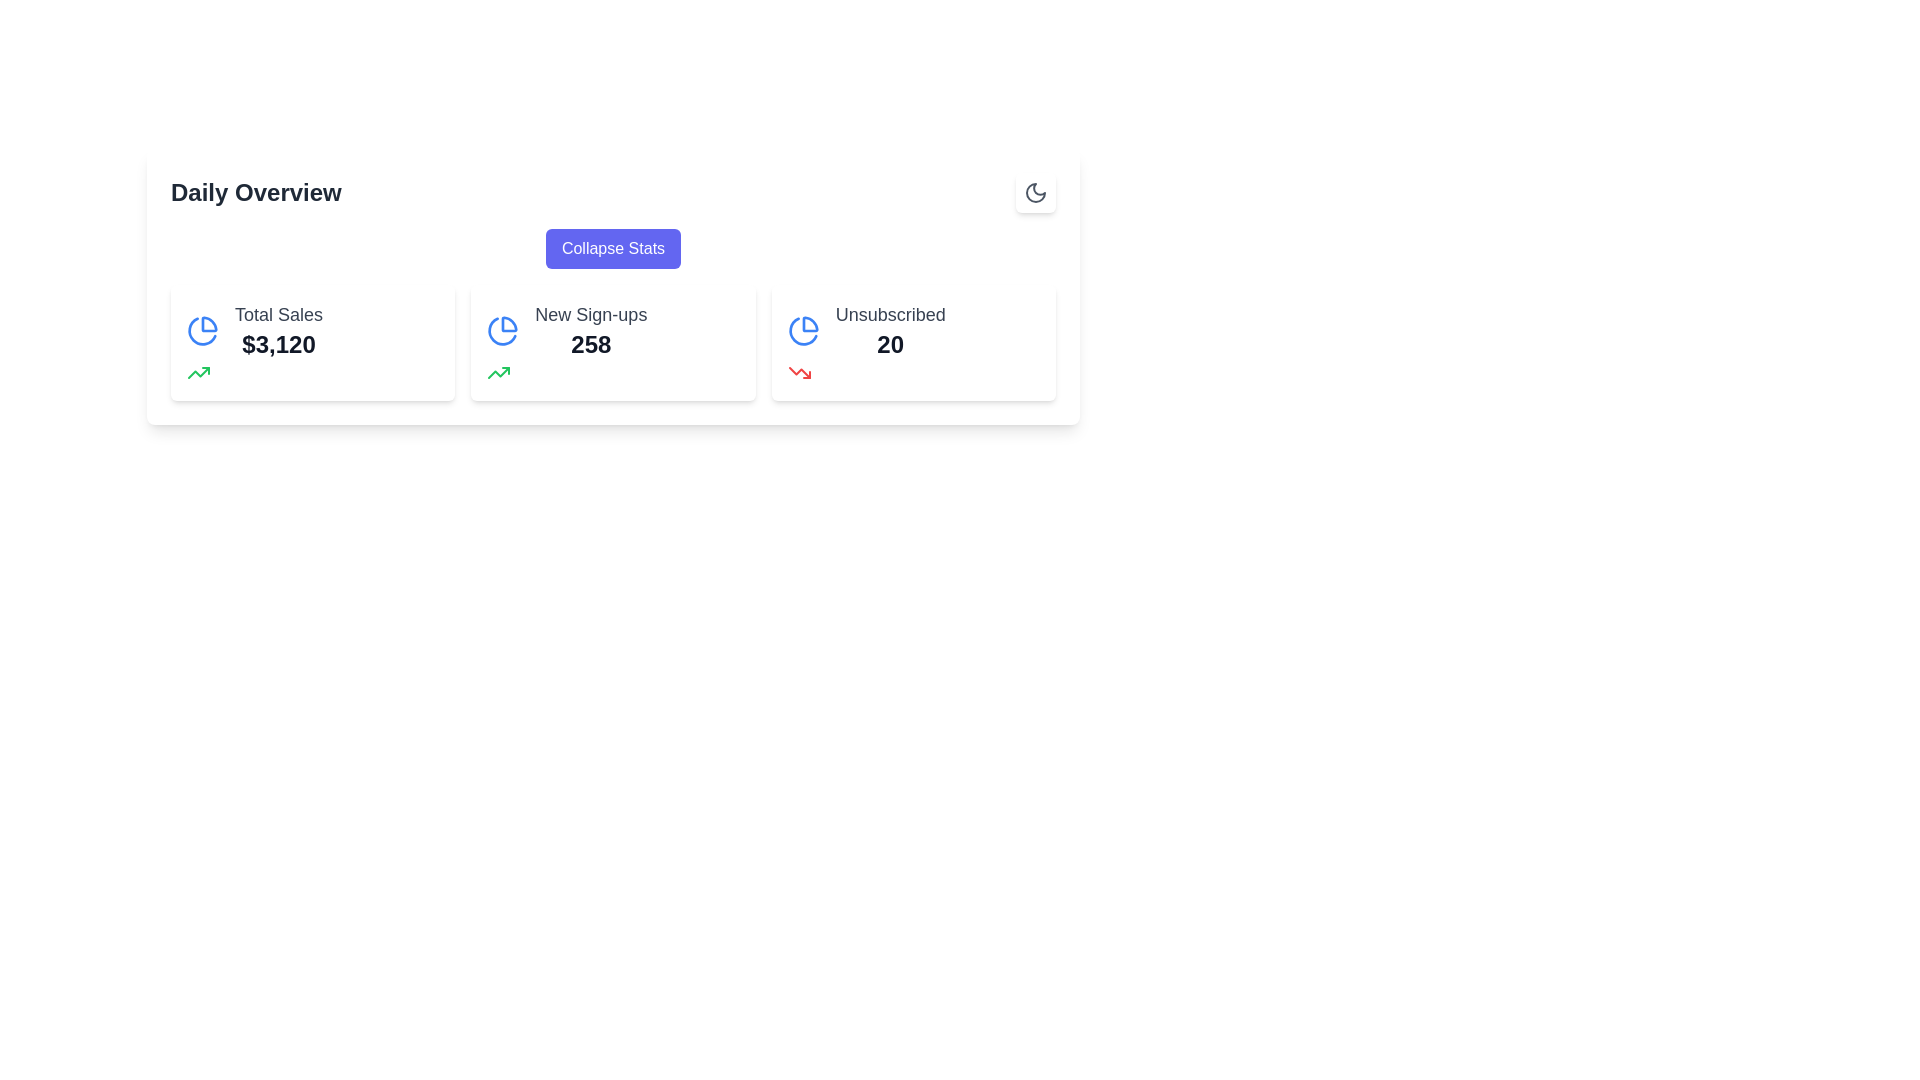 The height and width of the screenshot is (1080, 1920). What do you see at coordinates (912, 342) in the screenshot?
I see `the Information card displaying the subscription statistic for unsubscribed users, which is the third and rightmost card in a three-column grid layout` at bounding box center [912, 342].